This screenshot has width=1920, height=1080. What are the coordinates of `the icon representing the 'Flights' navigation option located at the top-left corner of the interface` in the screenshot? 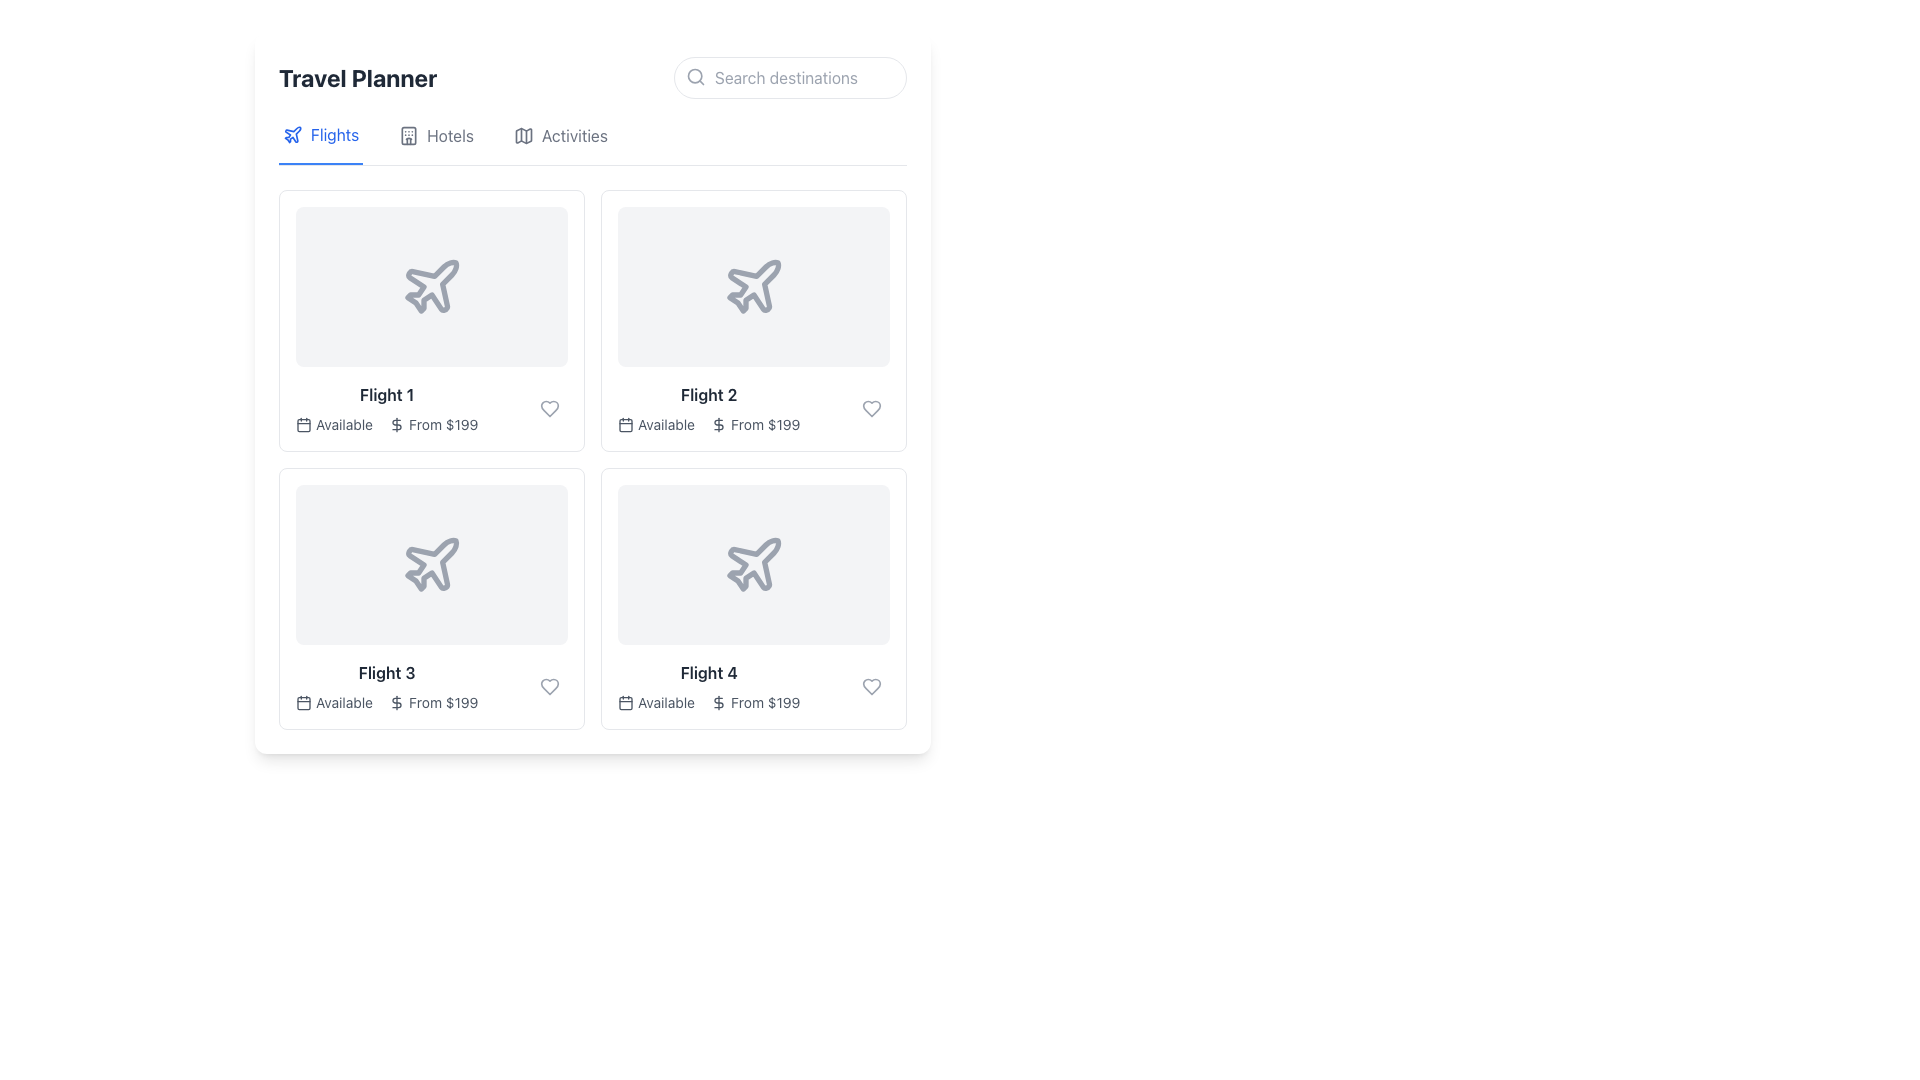 It's located at (291, 135).